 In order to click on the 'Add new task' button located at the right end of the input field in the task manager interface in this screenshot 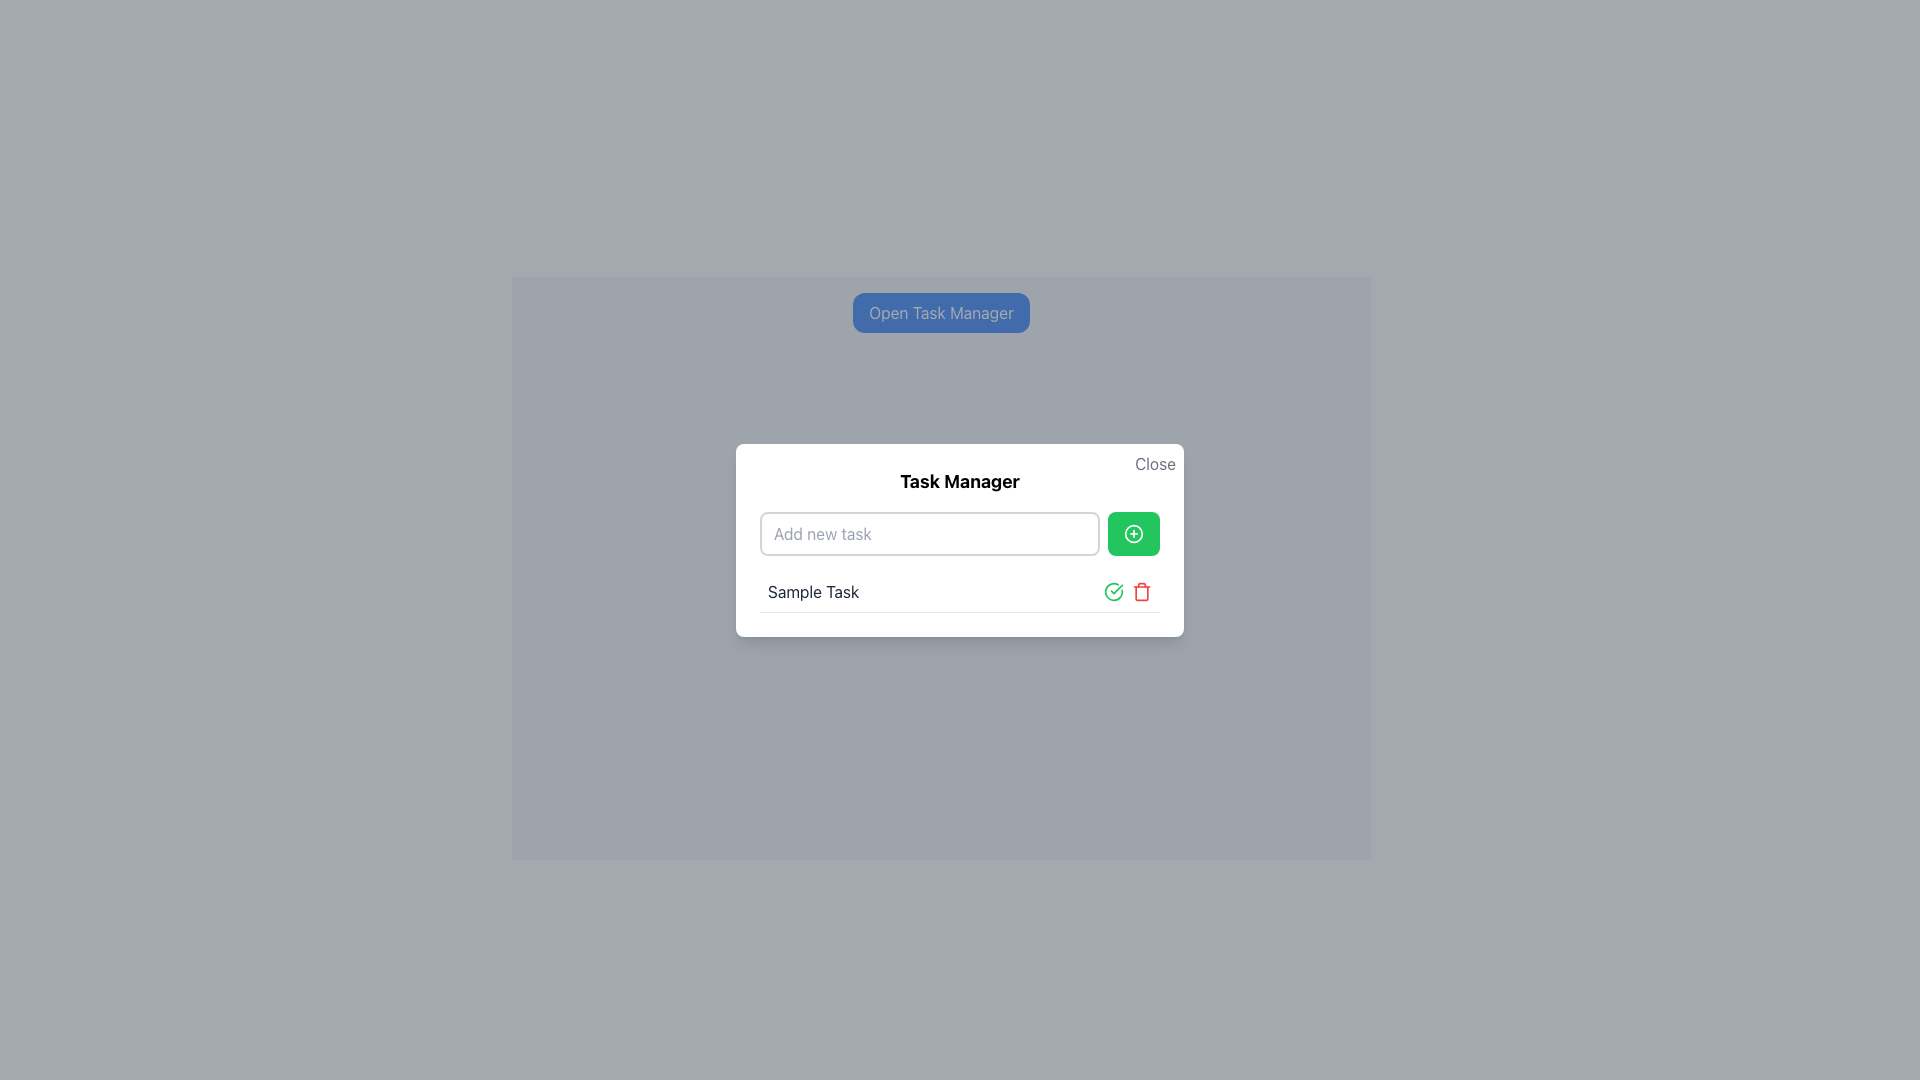, I will do `click(1133, 532)`.